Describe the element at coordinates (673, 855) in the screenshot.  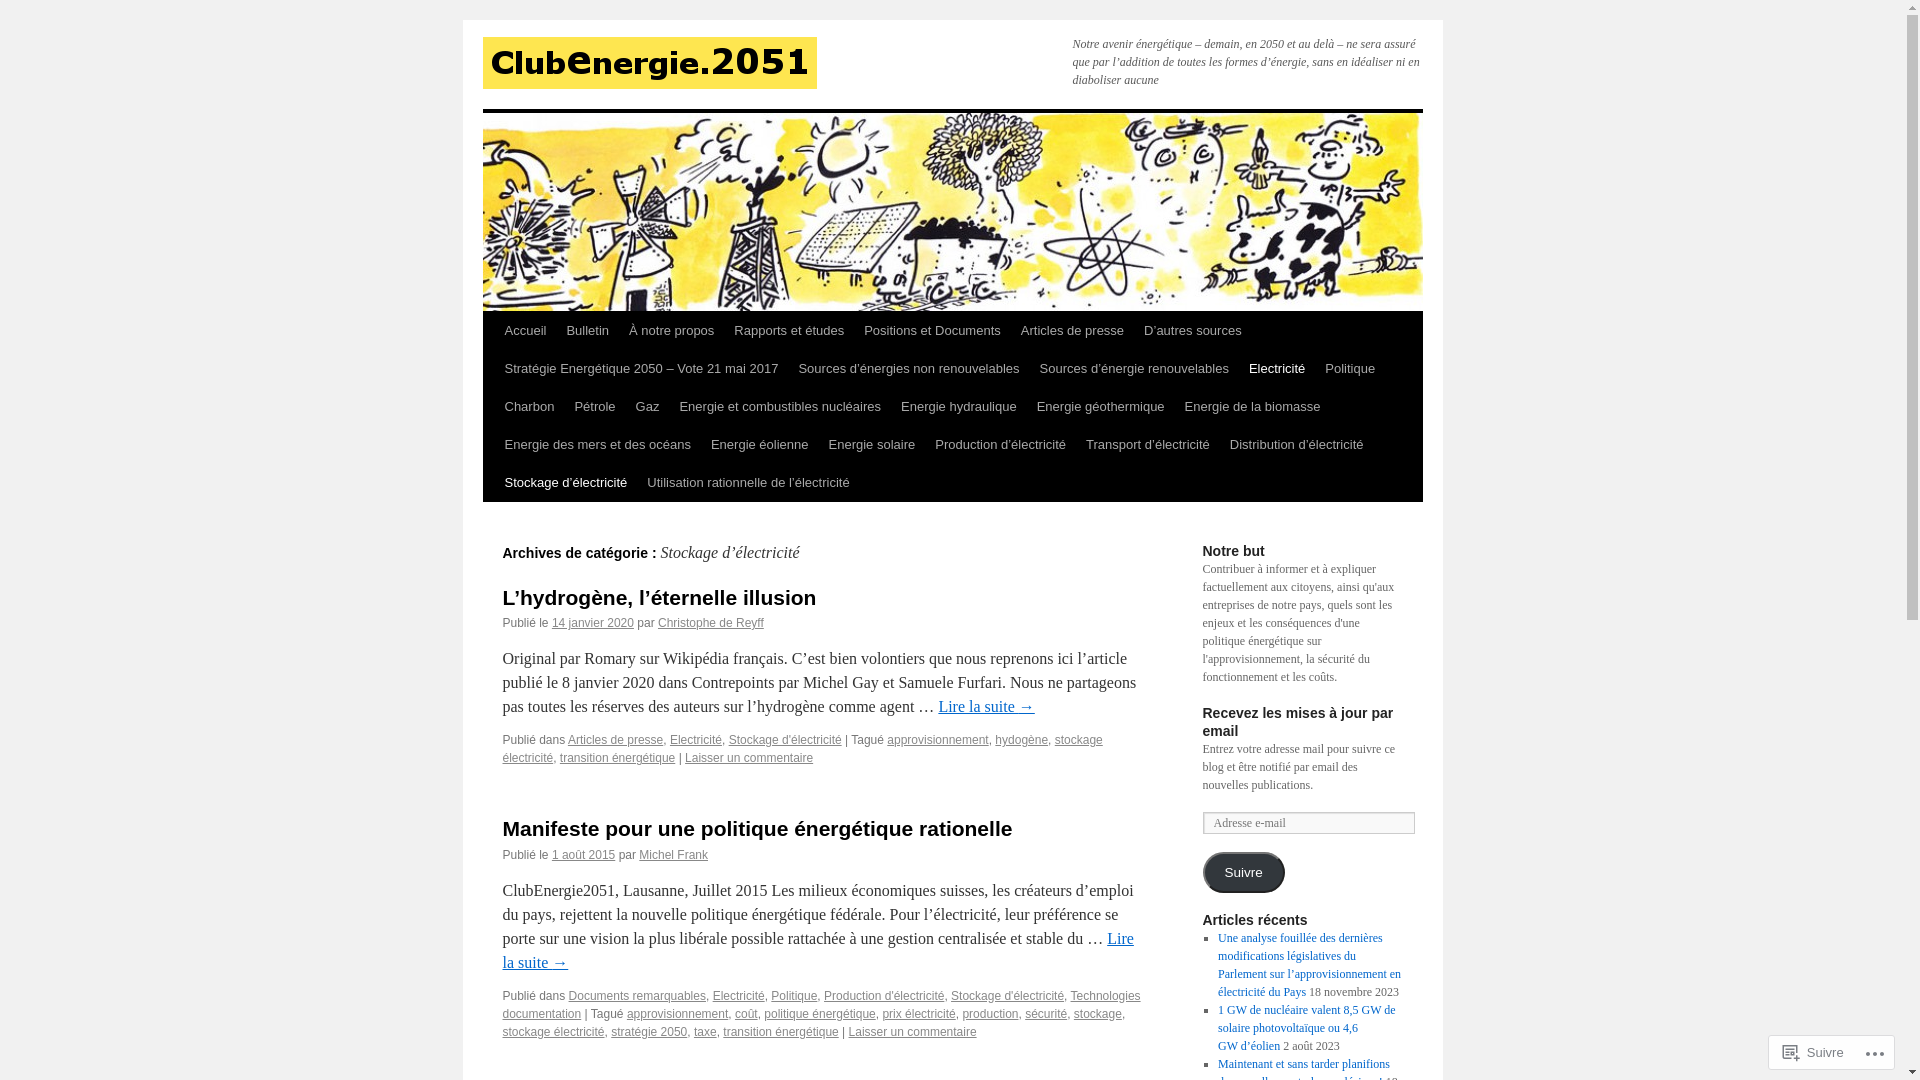
I see `'Michel Frank'` at that location.